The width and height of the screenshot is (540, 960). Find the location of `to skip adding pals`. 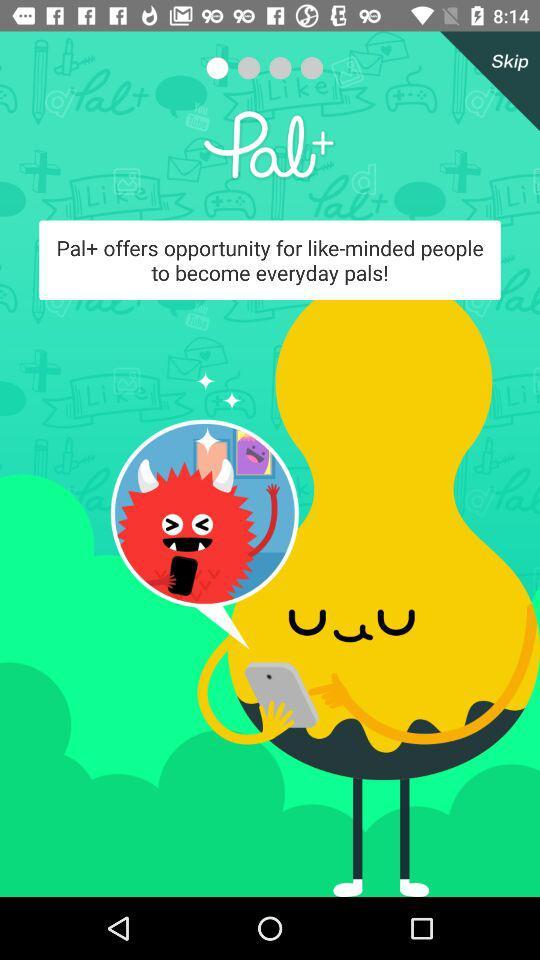

to skip adding pals is located at coordinates (485, 81).